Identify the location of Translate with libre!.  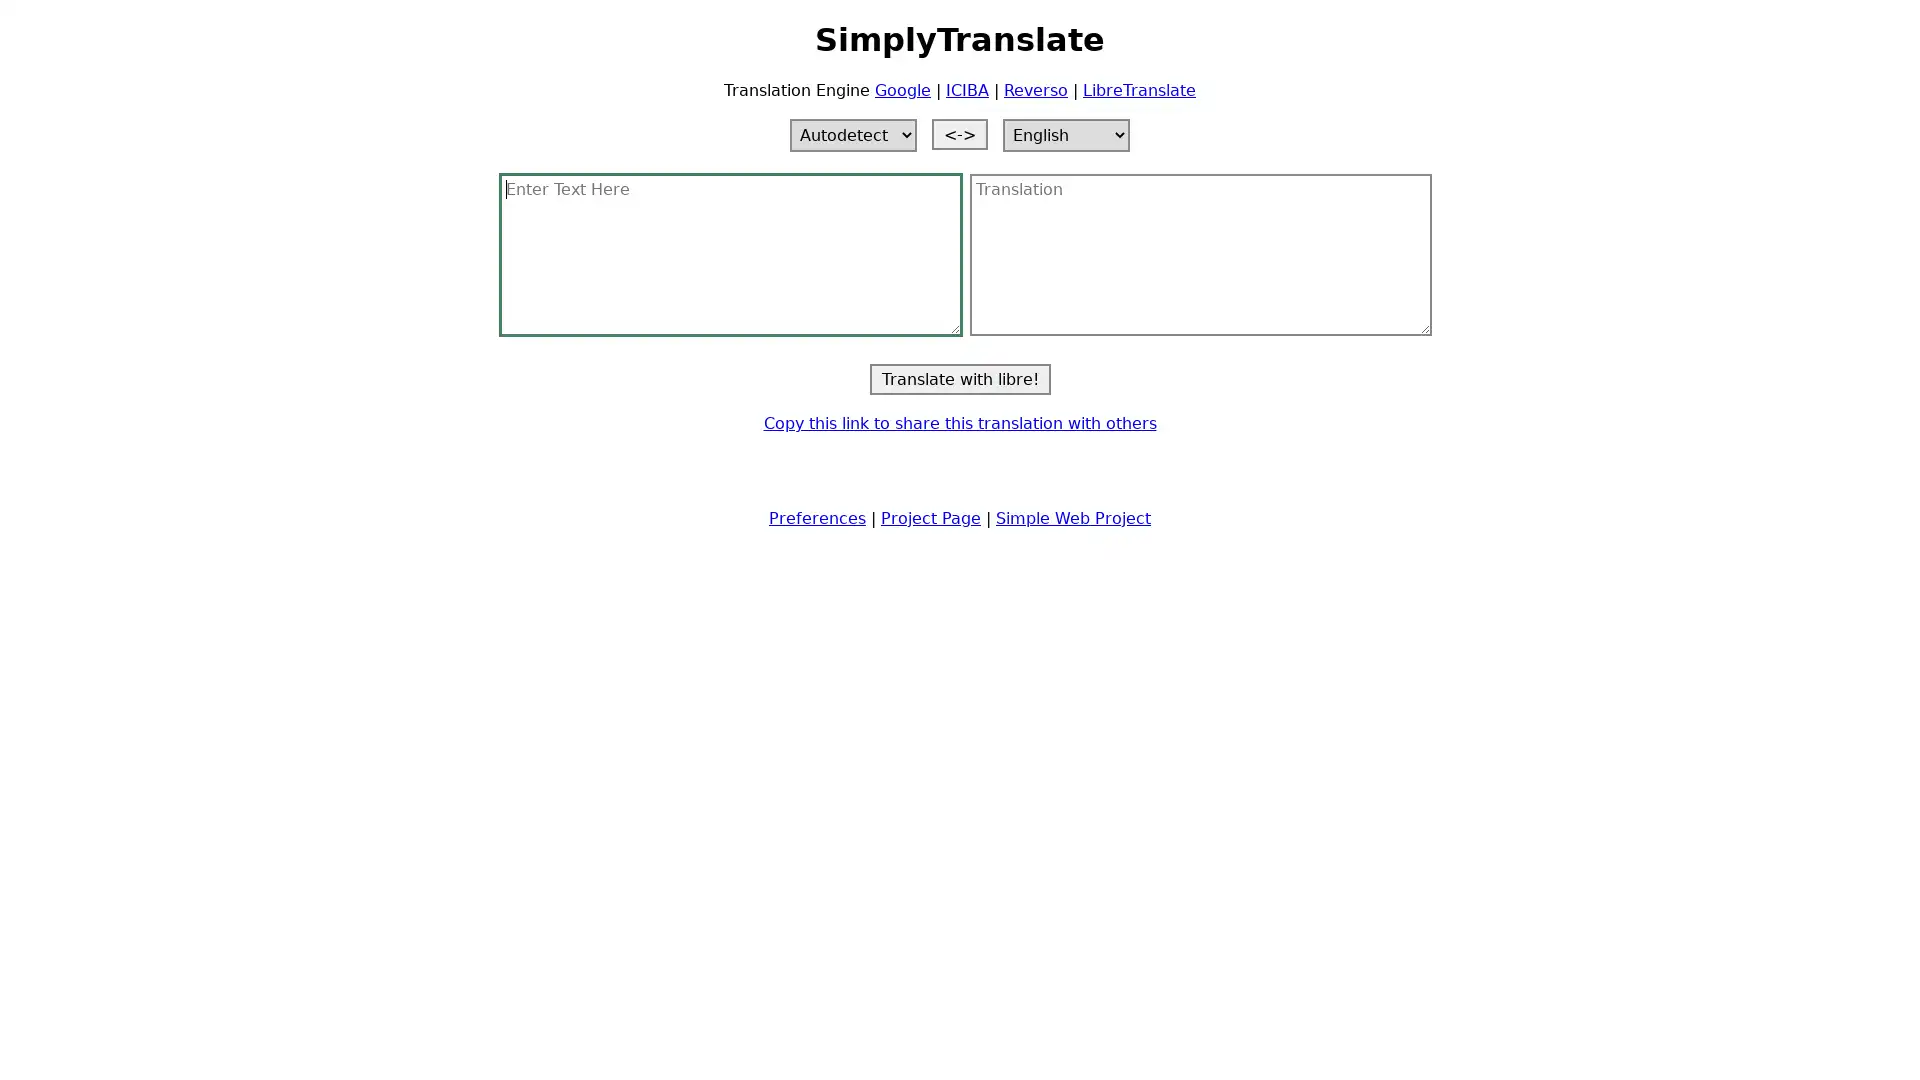
(958, 378).